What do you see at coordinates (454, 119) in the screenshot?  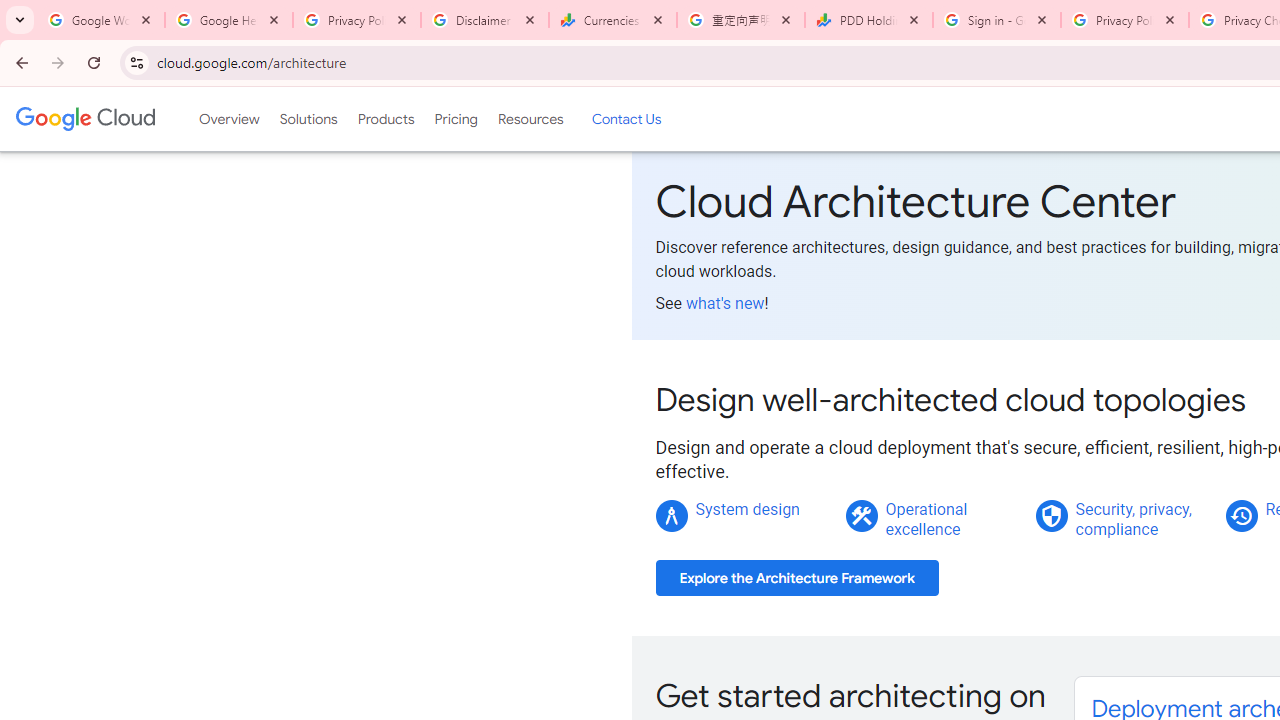 I see `'Pricing'` at bounding box center [454, 119].